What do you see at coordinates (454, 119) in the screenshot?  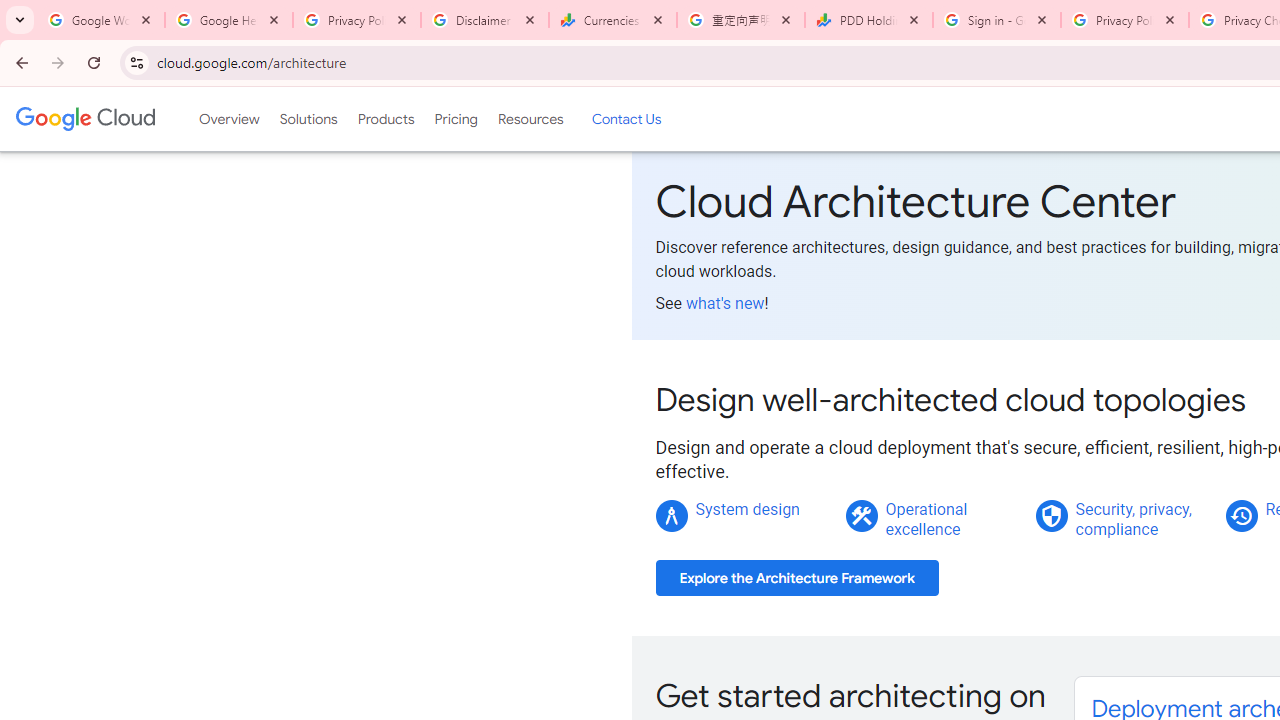 I see `'Pricing'` at bounding box center [454, 119].